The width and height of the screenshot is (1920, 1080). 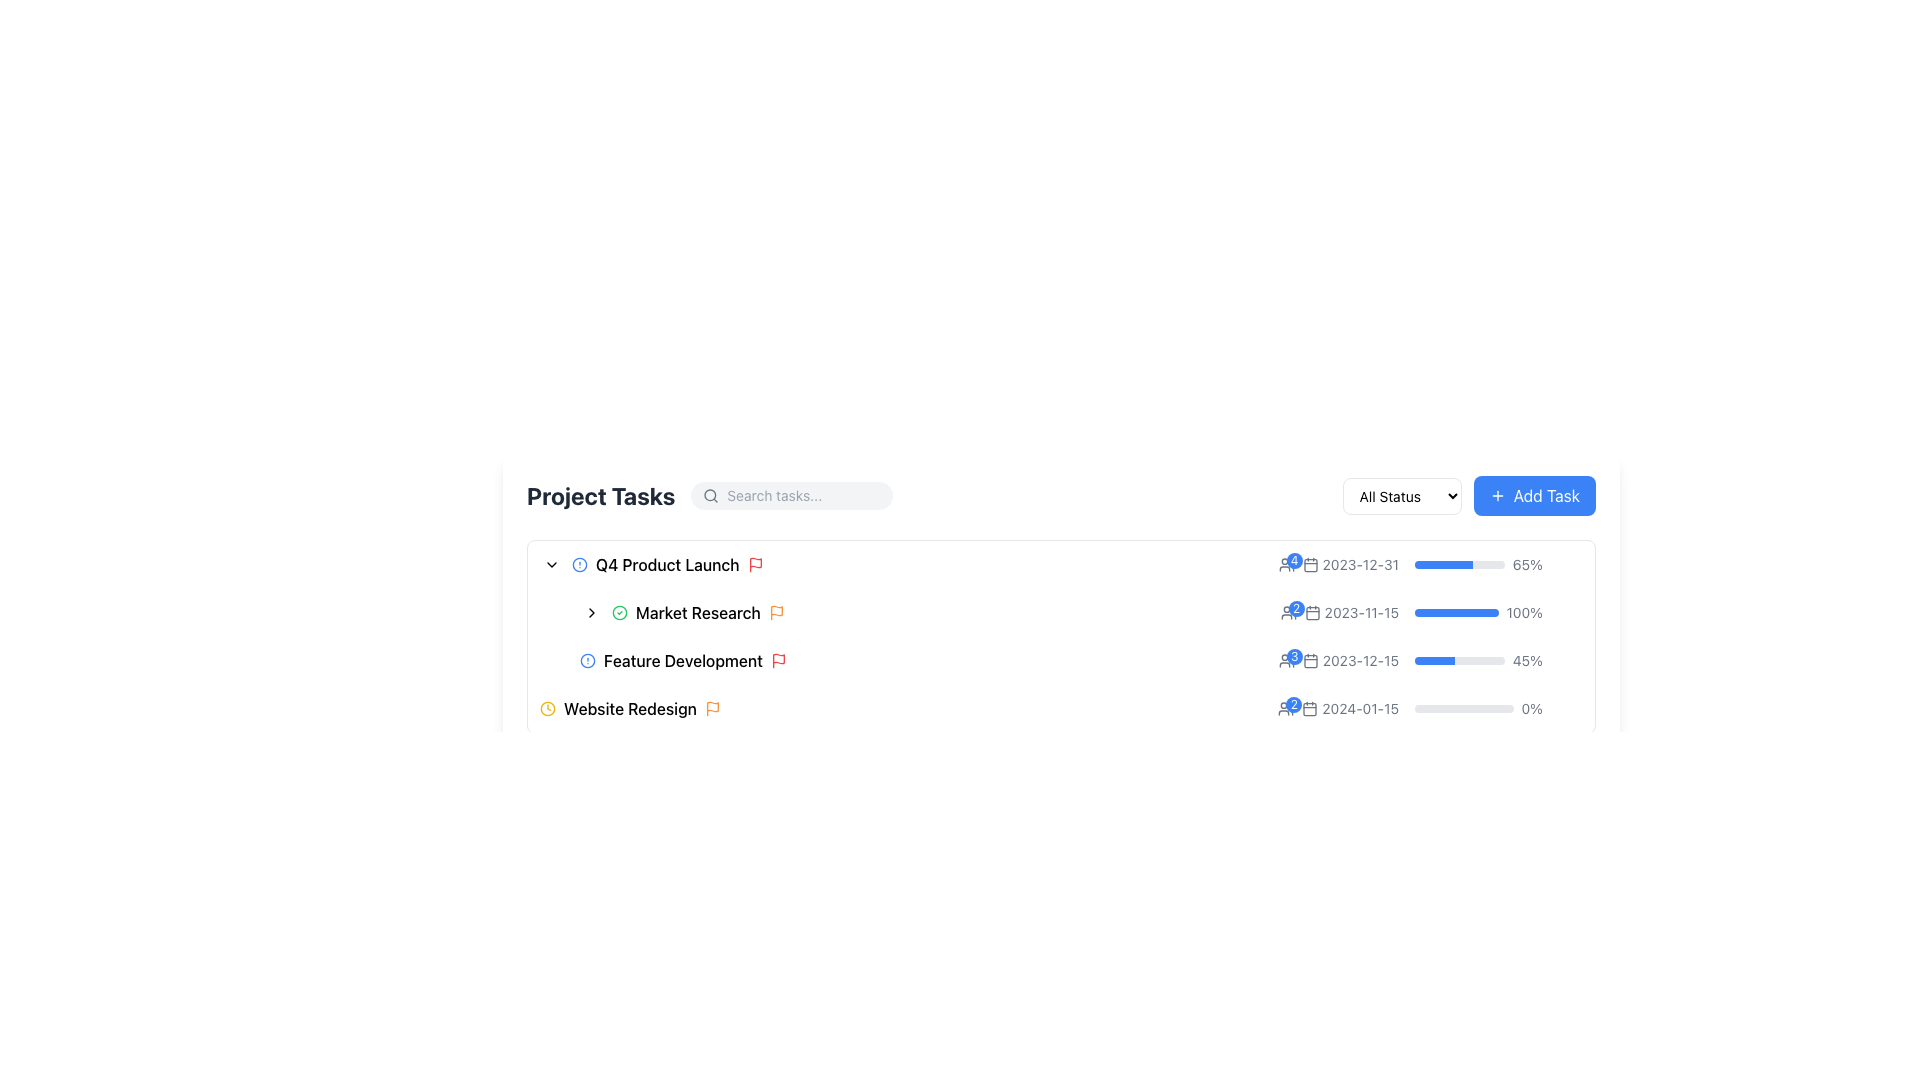 I want to click on the calendar icon located to the immediate left of the date '2023-11-15' in the right panel of the interface, so click(x=1312, y=612).